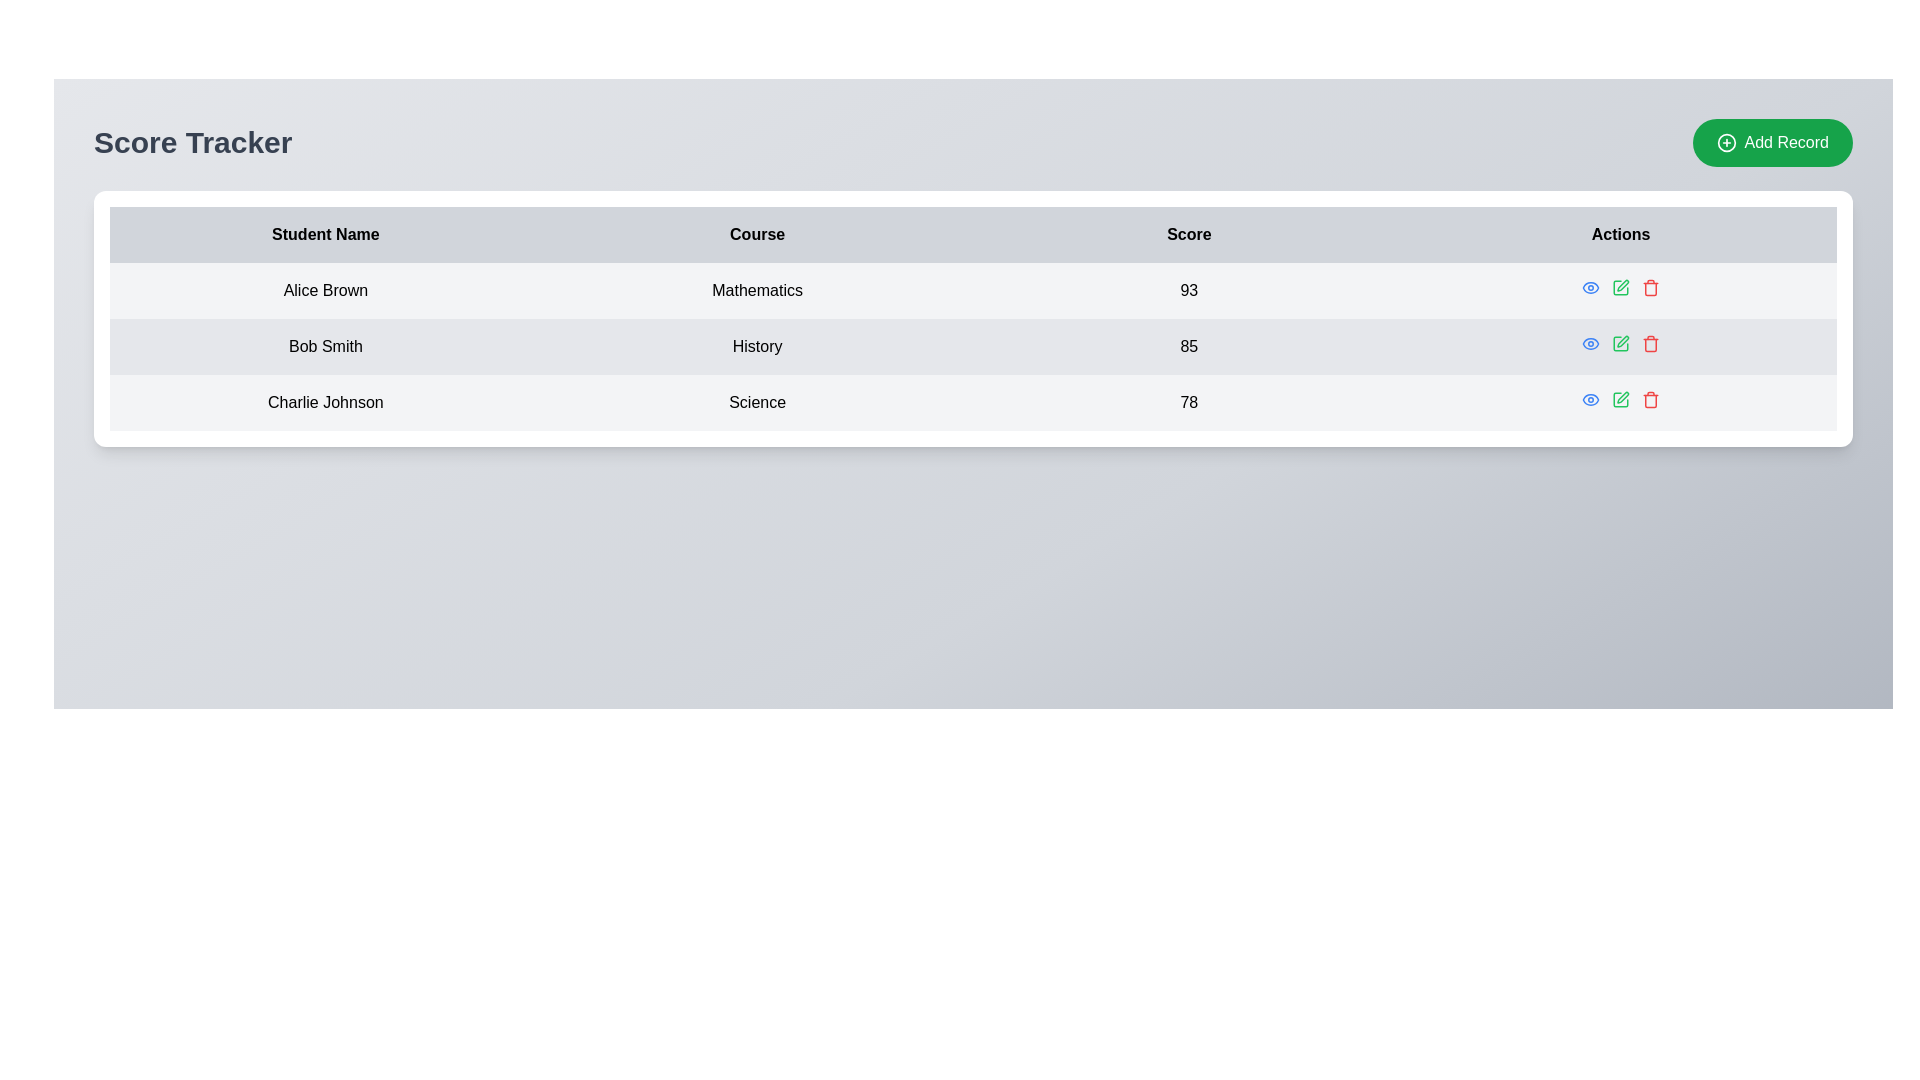 Image resolution: width=1920 pixels, height=1080 pixels. What do you see at coordinates (1651, 288) in the screenshot?
I see `the delete button with a trash bin icon located at the far-right end of the action buttons in the 'Actions' column of the table row to initiate the delete action` at bounding box center [1651, 288].